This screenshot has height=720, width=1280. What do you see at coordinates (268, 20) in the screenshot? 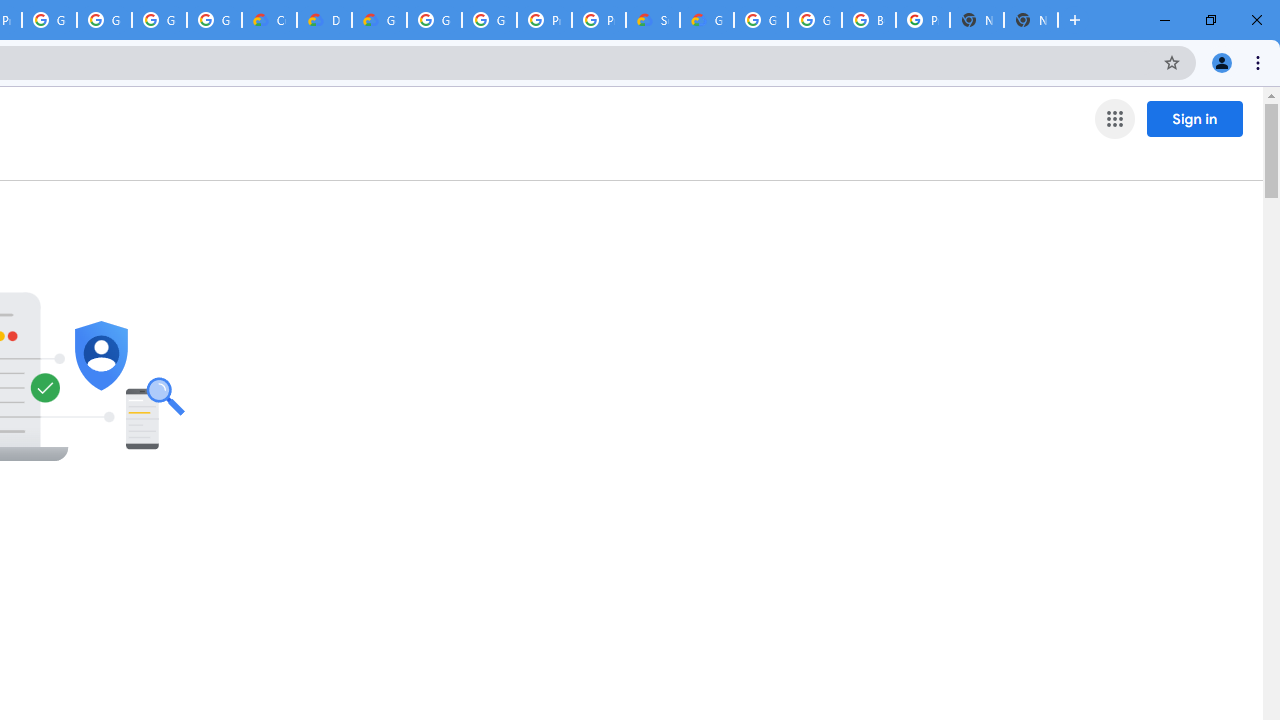
I see `'Customer Care | Google Cloud'` at bounding box center [268, 20].